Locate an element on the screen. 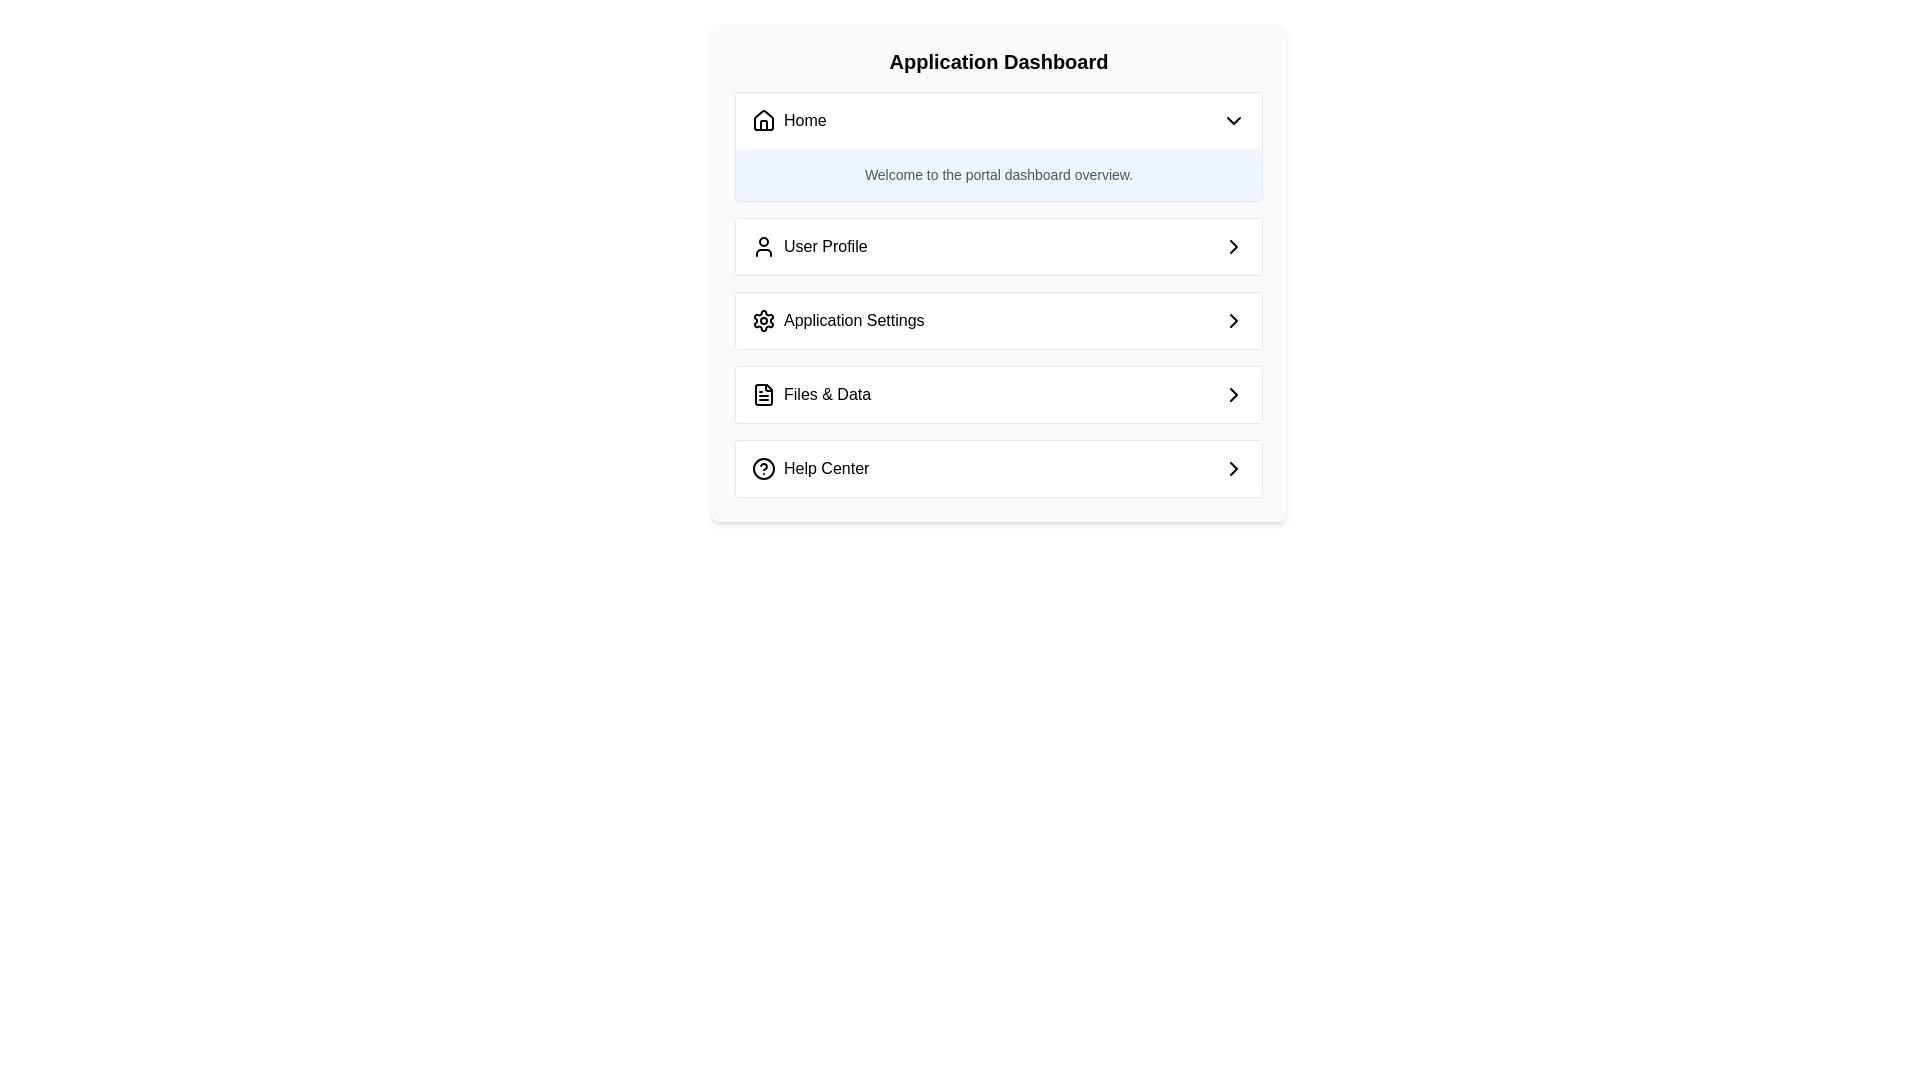 The image size is (1920, 1080). the 'Home' label with the house icon is located at coordinates (788, 120).